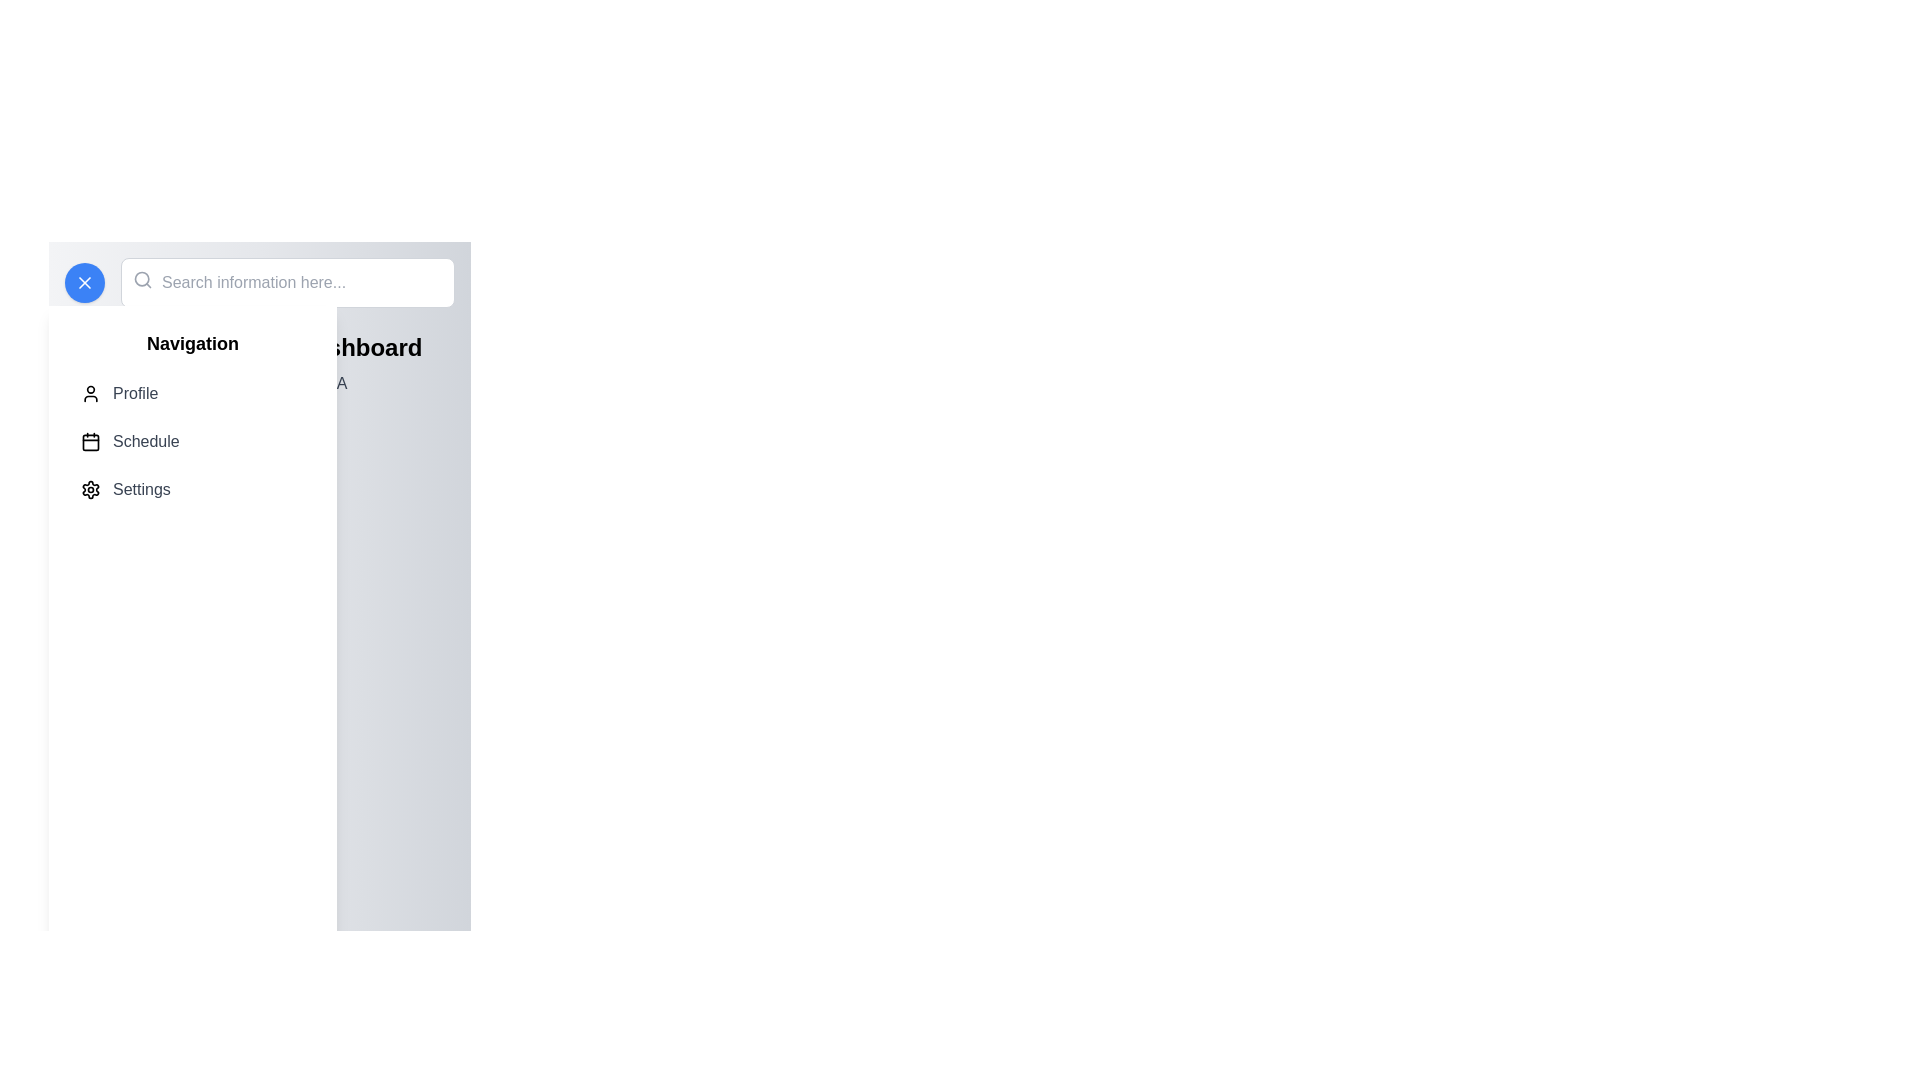 This screenshot has height=1080, width=1920. I want to click on the magnifying glass icon representing search functionality, so click(142, 280).